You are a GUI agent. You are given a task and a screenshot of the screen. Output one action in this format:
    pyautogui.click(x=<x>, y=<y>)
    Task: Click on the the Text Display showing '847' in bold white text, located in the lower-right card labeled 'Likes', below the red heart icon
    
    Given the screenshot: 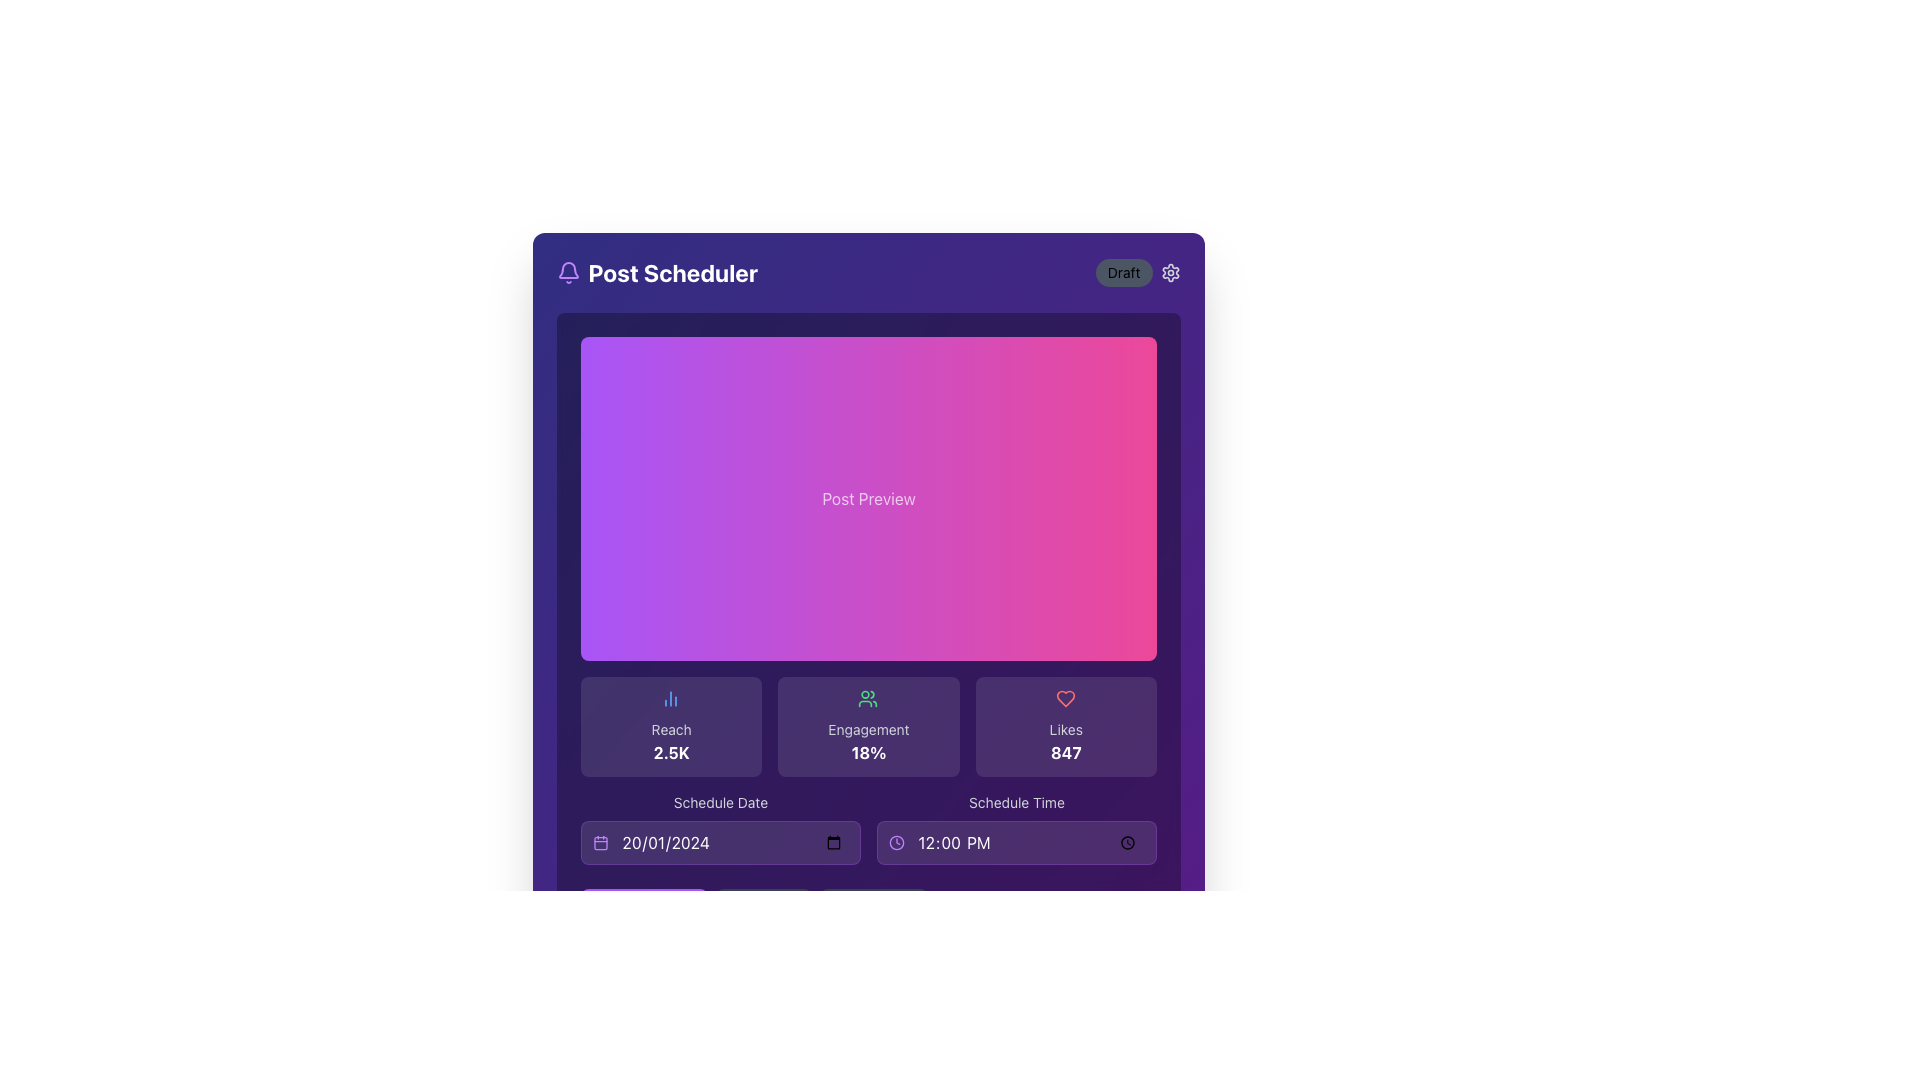 What is the action you would take?
    pyautogui.click(x=1064, y=752)
    